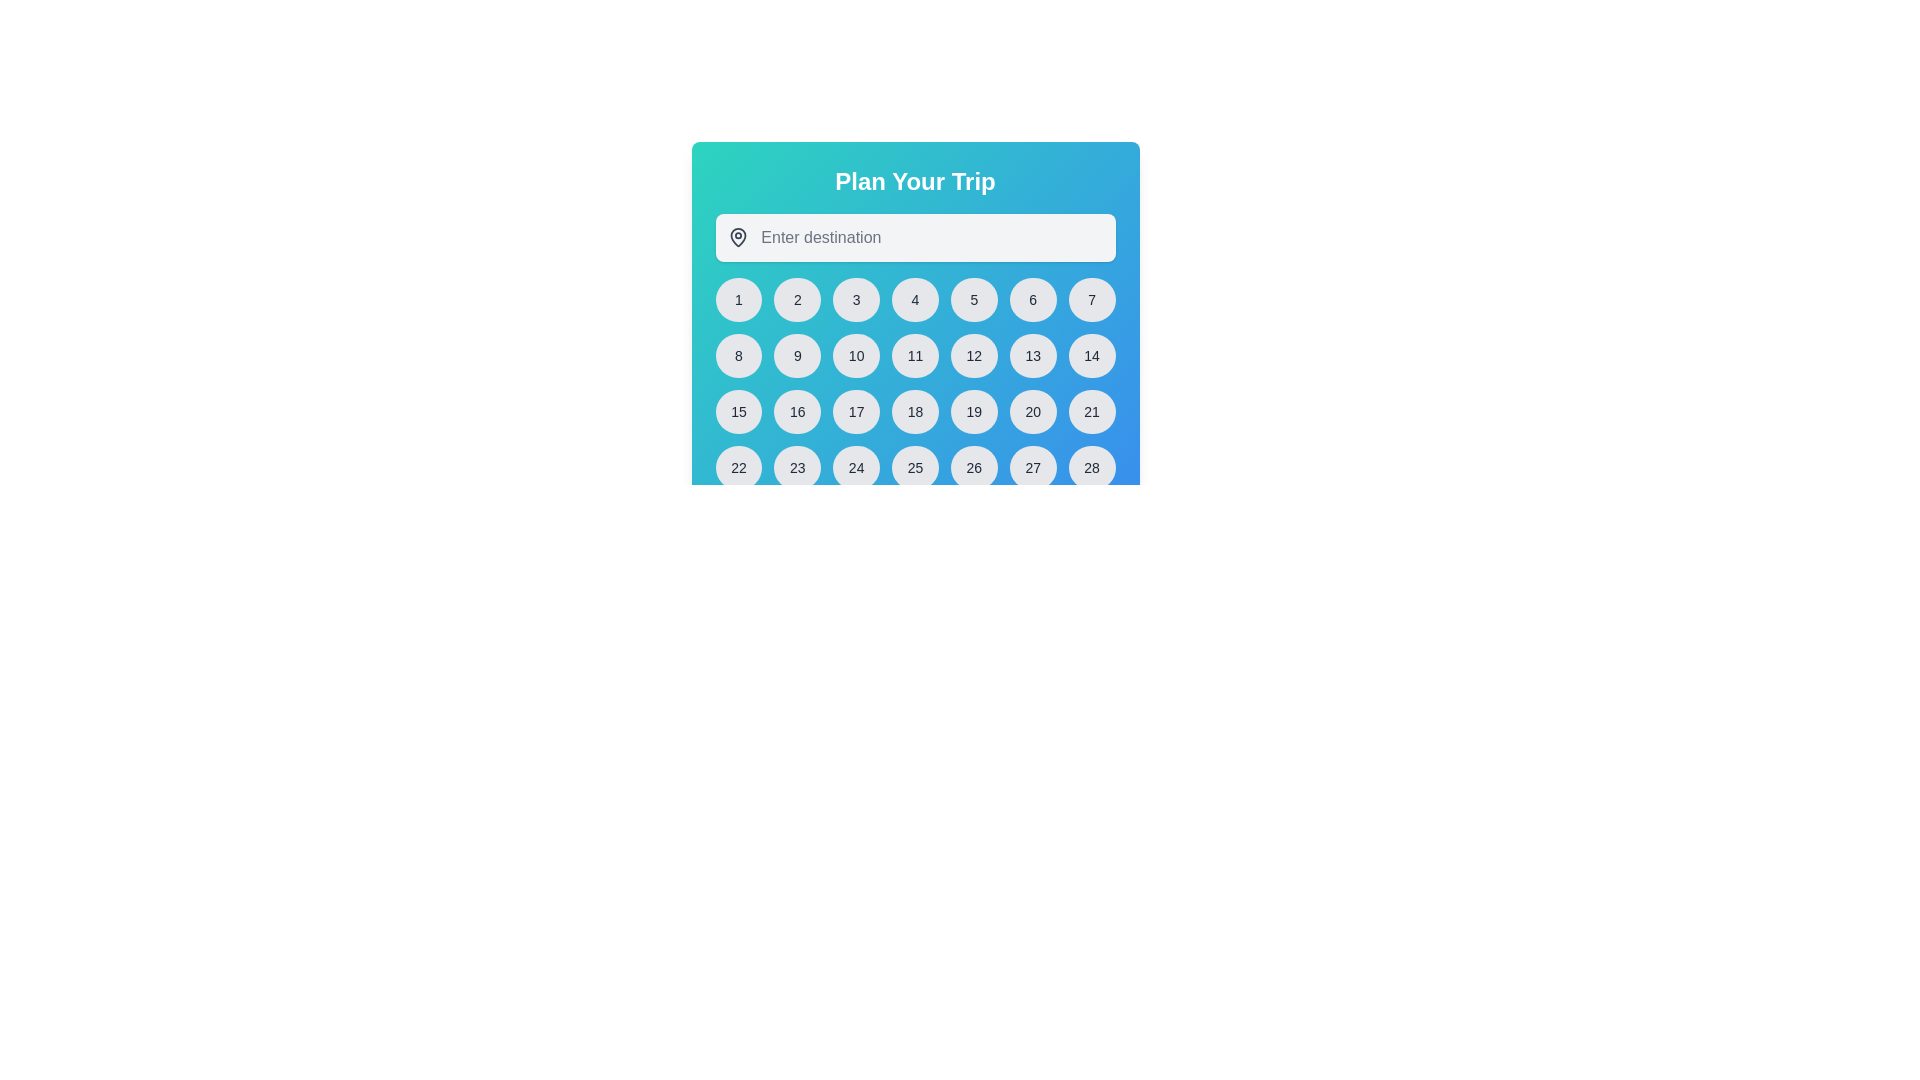  Describe the element at coordinates (738, 467) in the screenshot. I see `the circular button with a light gray background and the number '22' centered in black text, located in the first column of the fourth row of a grid of buttons` at that location.